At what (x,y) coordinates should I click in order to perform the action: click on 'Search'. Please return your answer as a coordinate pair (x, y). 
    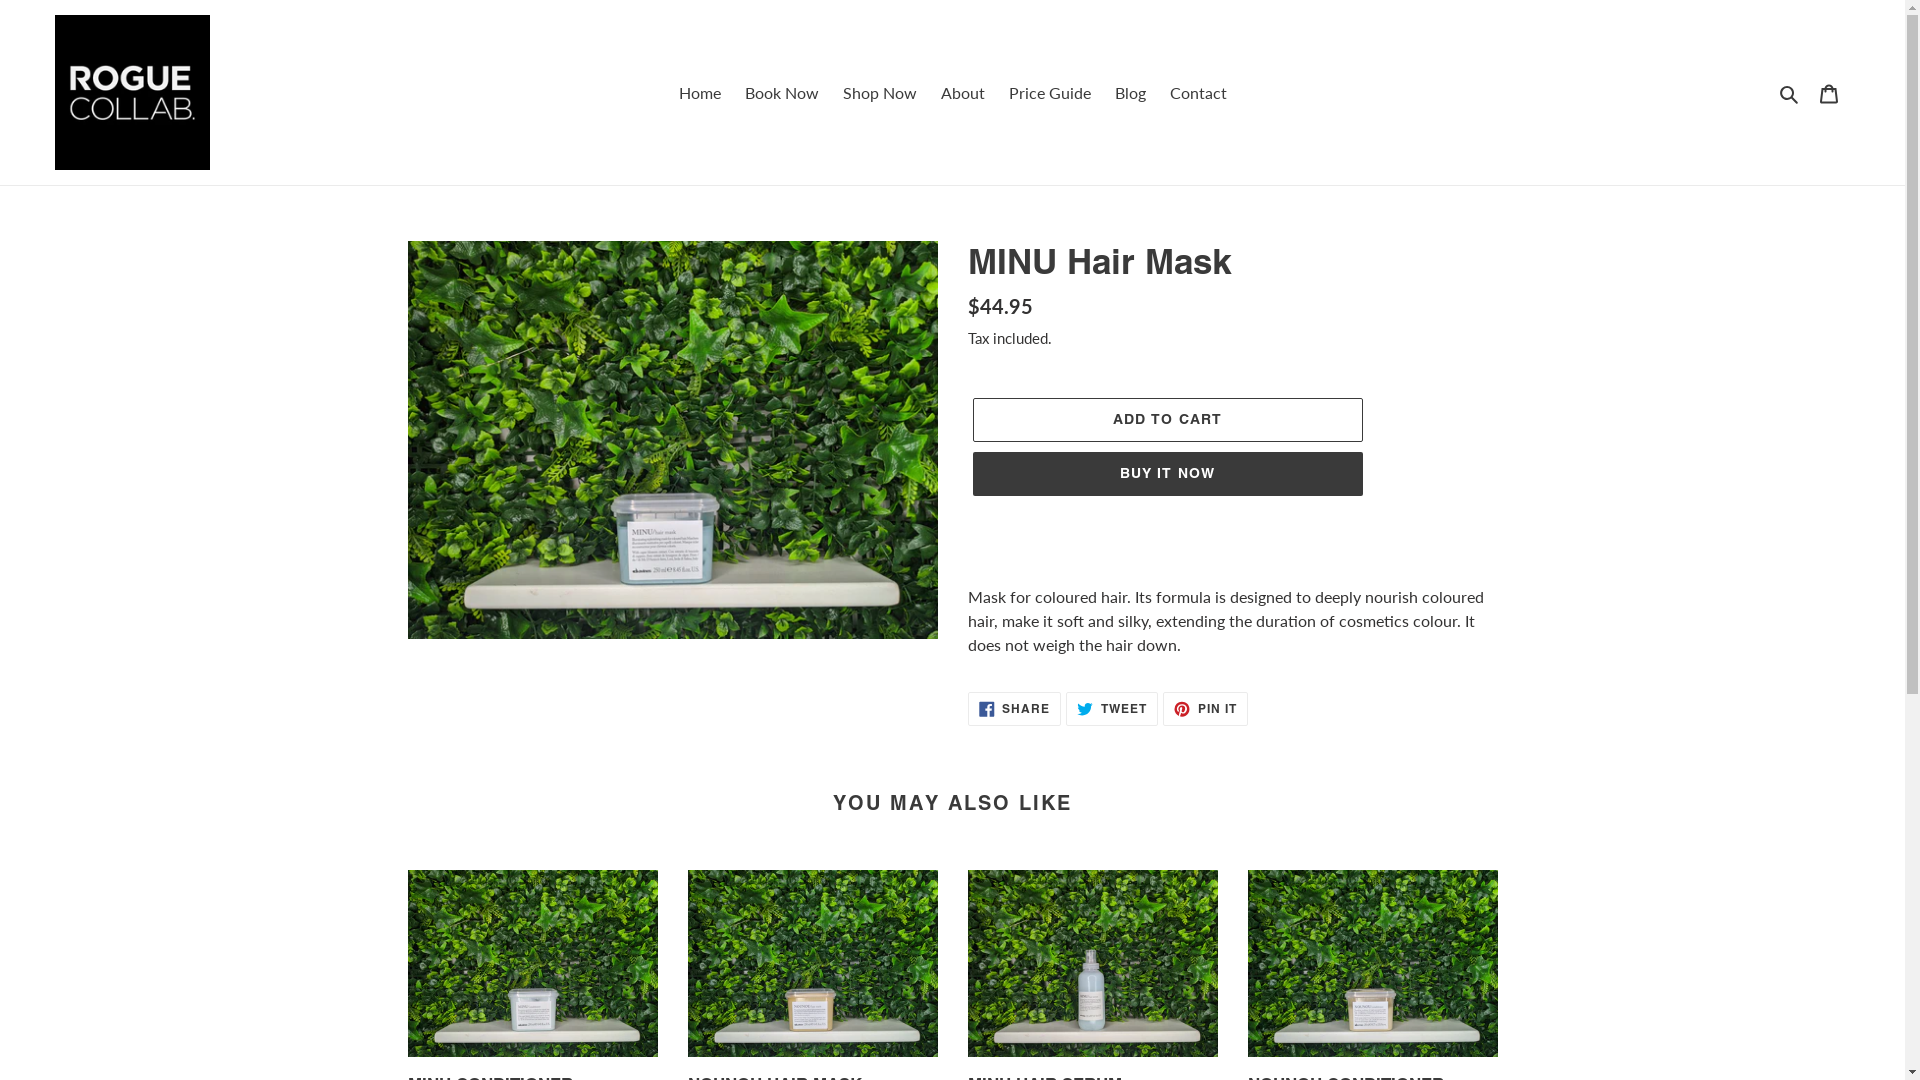
    Looking at the image, I should click on (1790, 92).